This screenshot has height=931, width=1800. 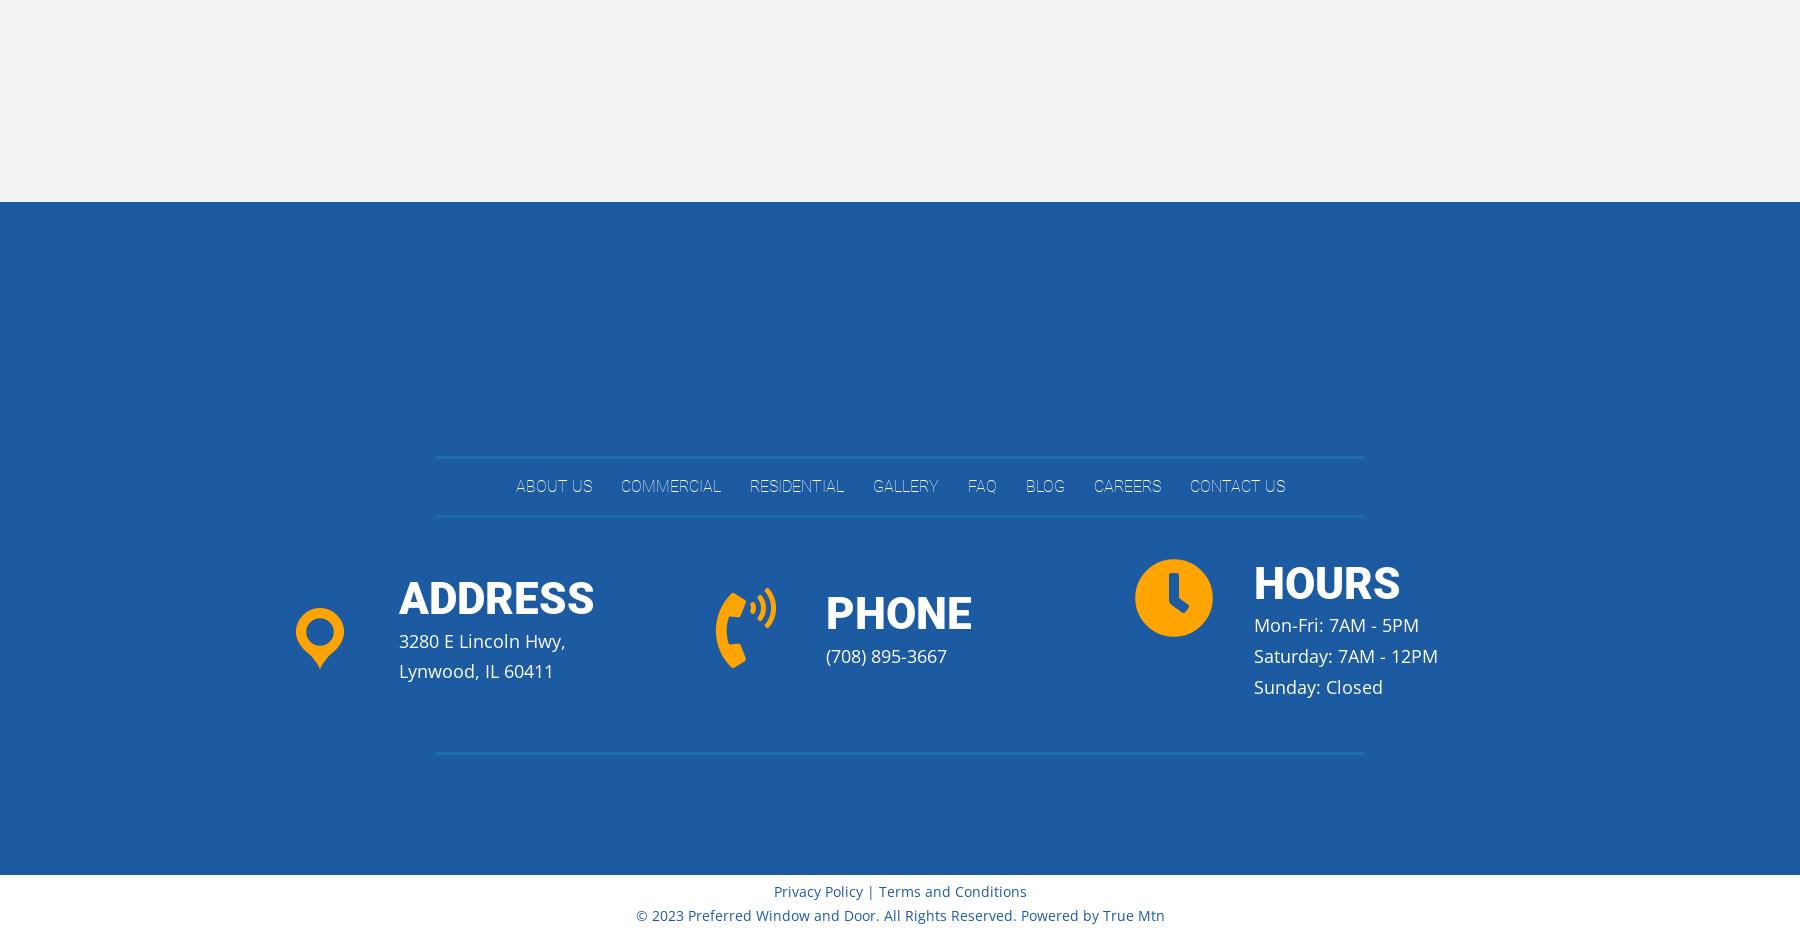 I want to click on 'Residential', so click(x=795, y=486).